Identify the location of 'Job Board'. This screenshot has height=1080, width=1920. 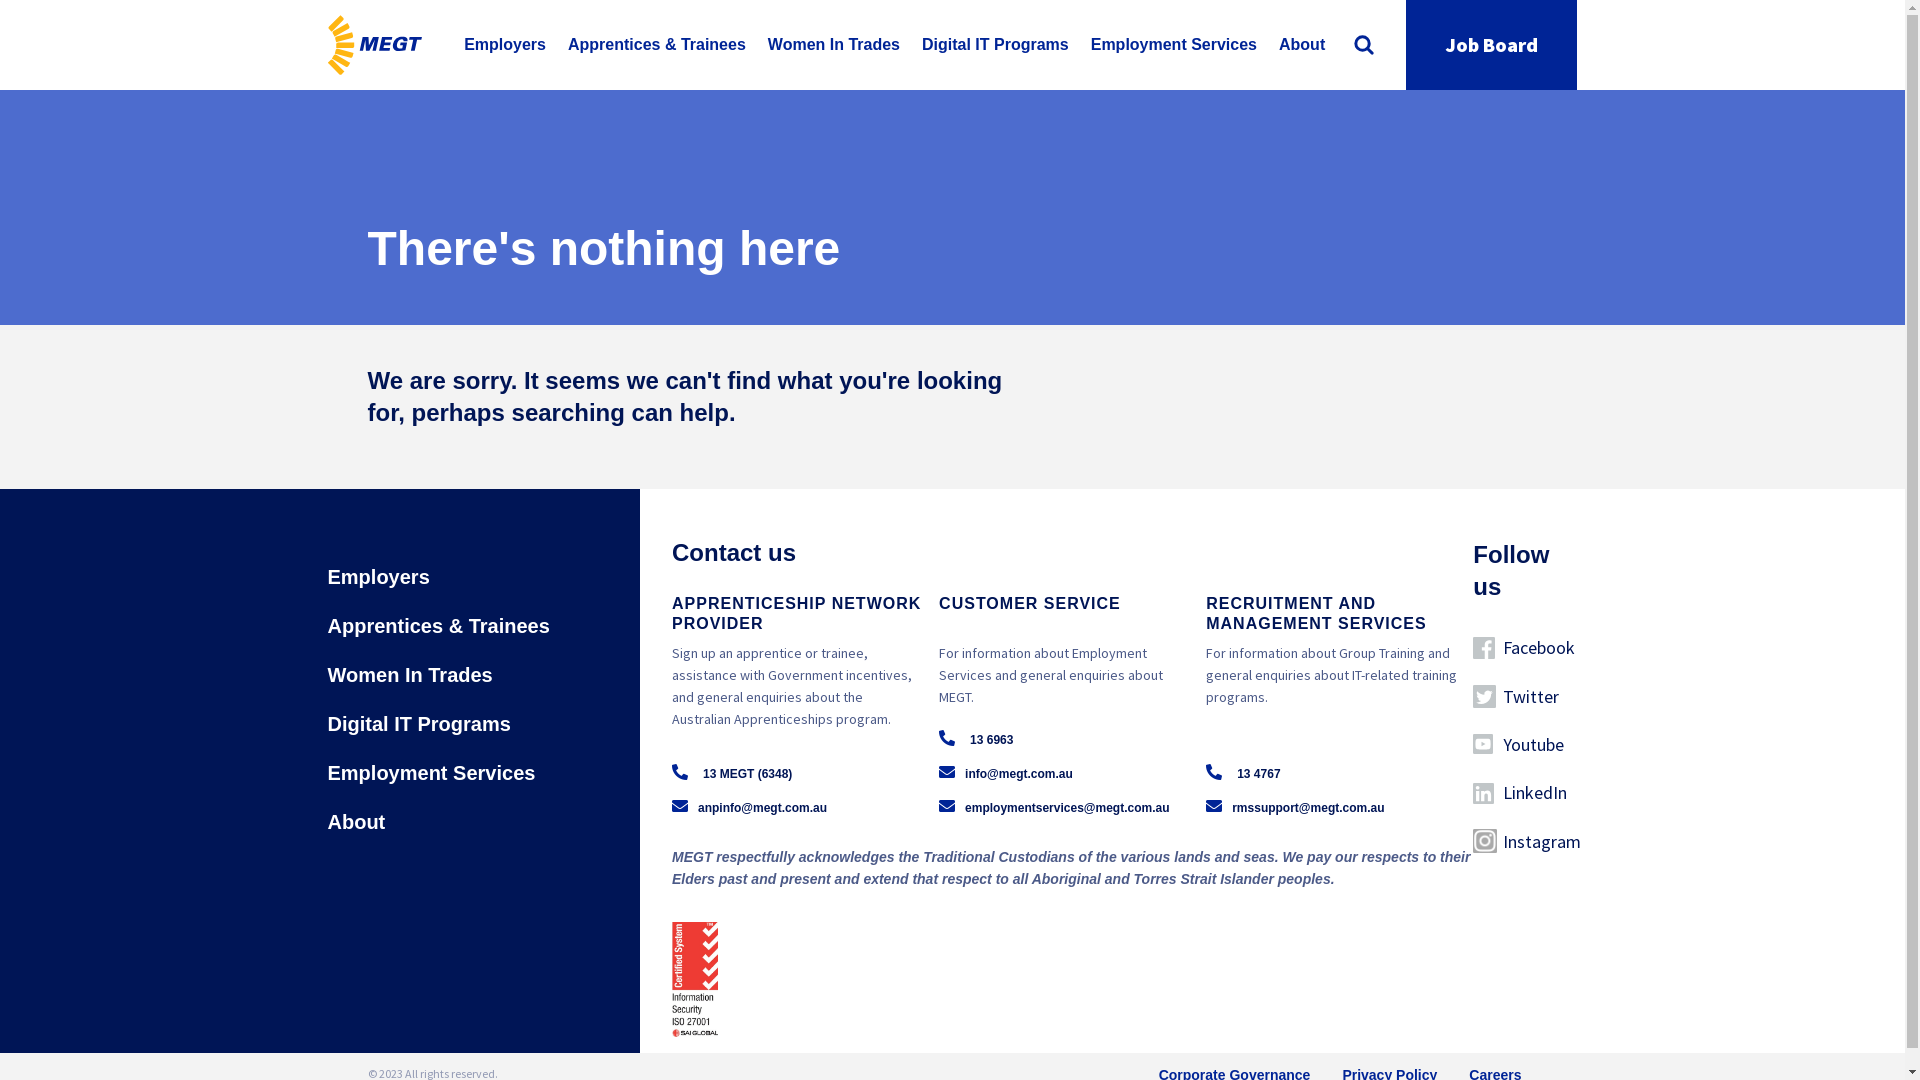
(1491, 45).